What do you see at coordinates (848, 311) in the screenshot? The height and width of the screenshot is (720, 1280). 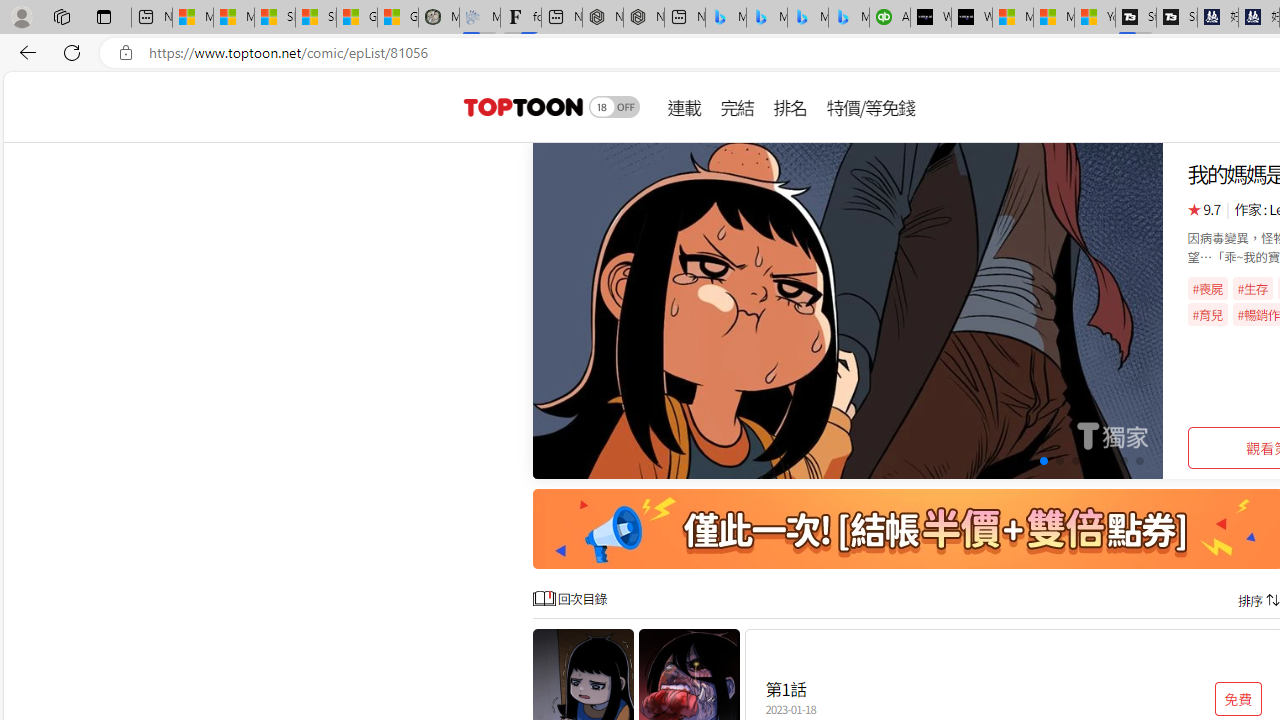 I see `'Class: swiper-slide'` at bounding box center [848, 311].